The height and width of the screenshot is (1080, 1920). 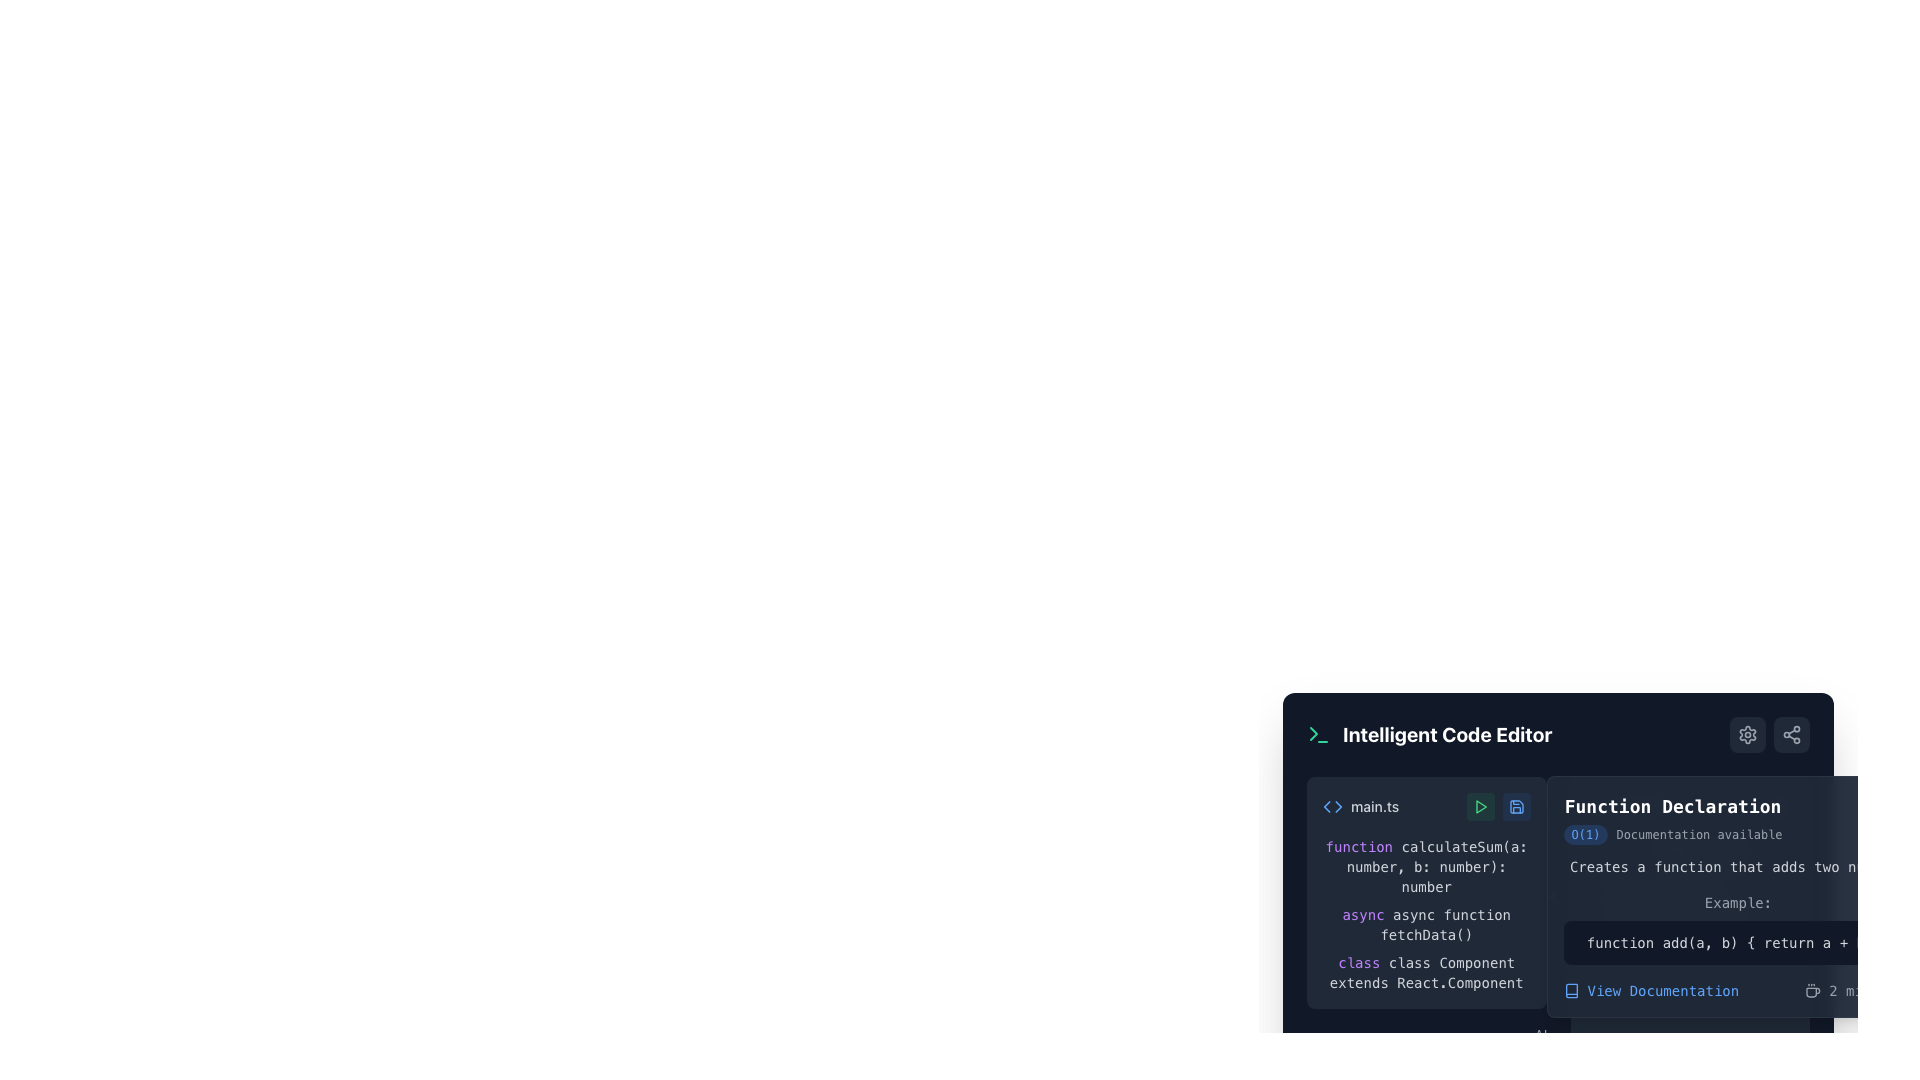 I want to click on the line of code displaying the function declaration 'calculateSum' in the main code view area, so click(x=1425, y=866).